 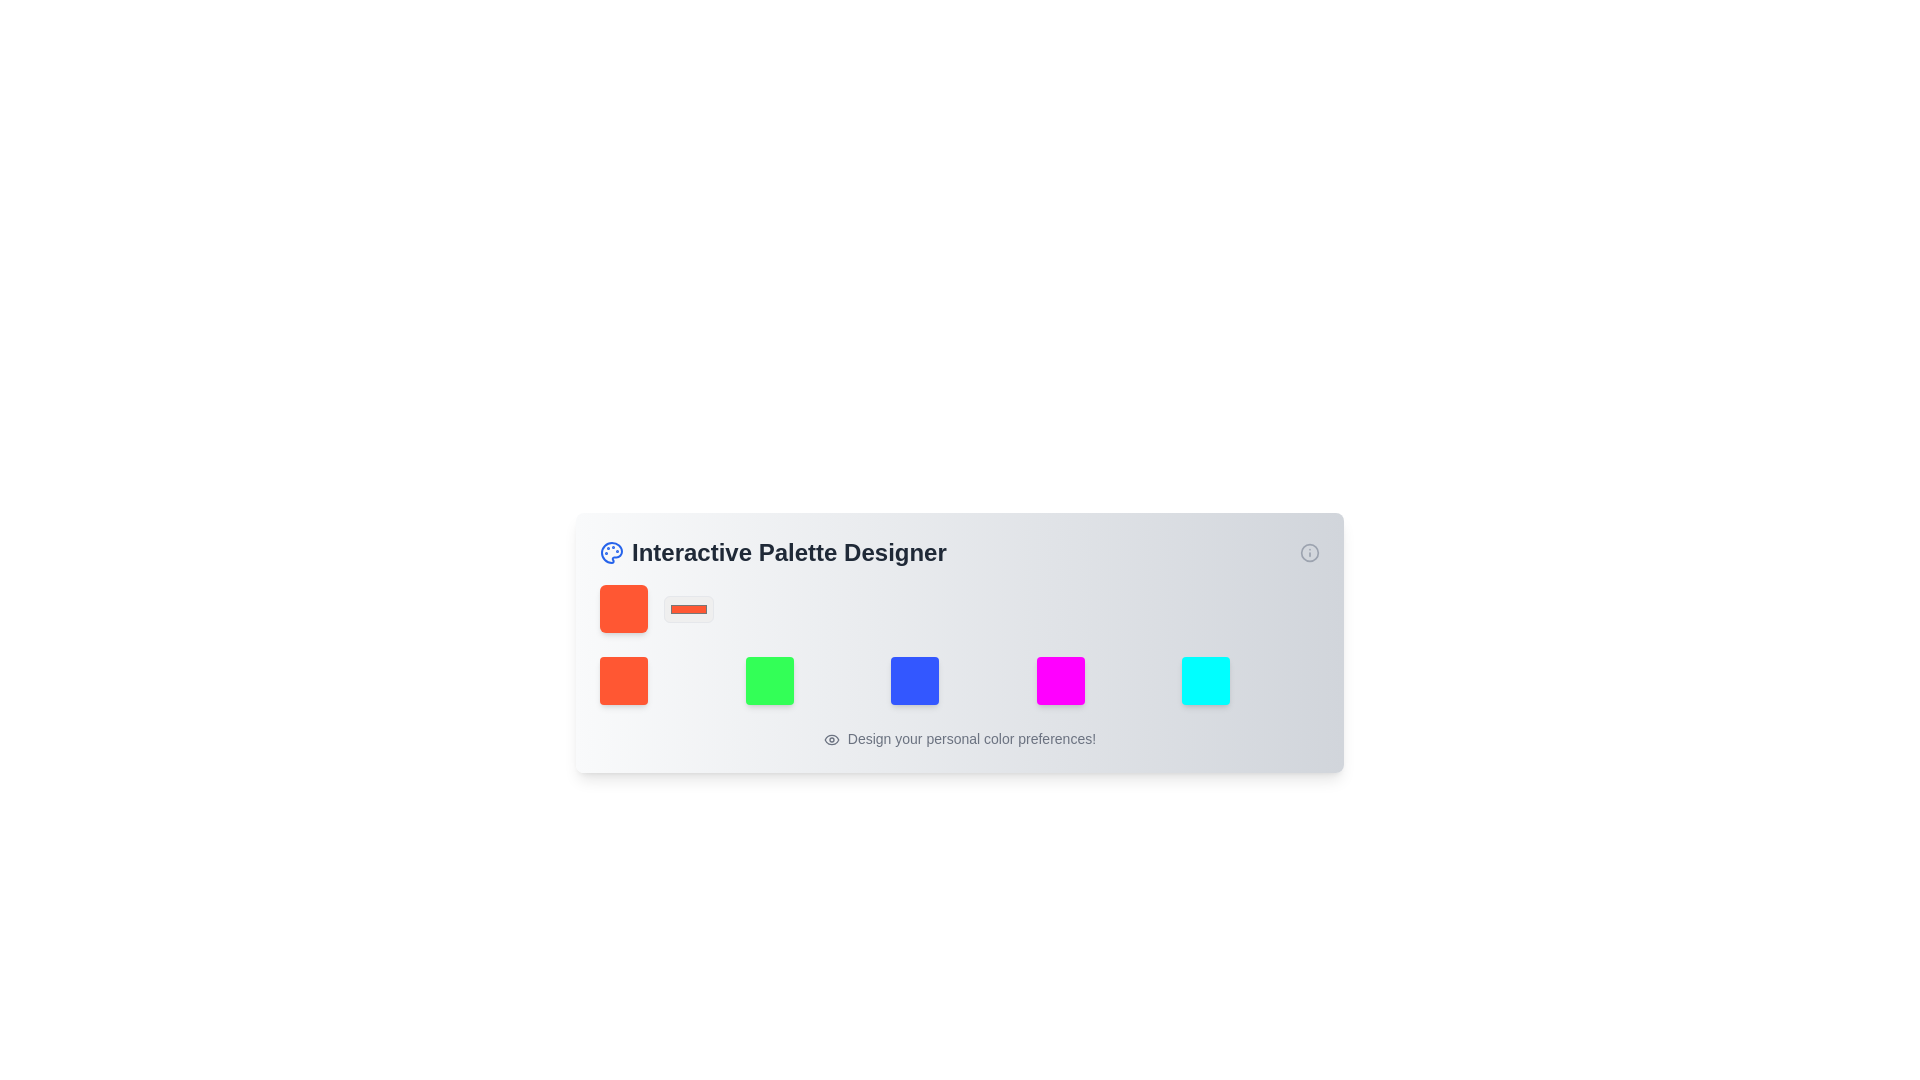 What do you see at coordinates (623, 608) in the screenshot?
I see `the first color swatch in the Interactive Palette Designer, which visually represents the color orange` at bounding box center [623, 608].